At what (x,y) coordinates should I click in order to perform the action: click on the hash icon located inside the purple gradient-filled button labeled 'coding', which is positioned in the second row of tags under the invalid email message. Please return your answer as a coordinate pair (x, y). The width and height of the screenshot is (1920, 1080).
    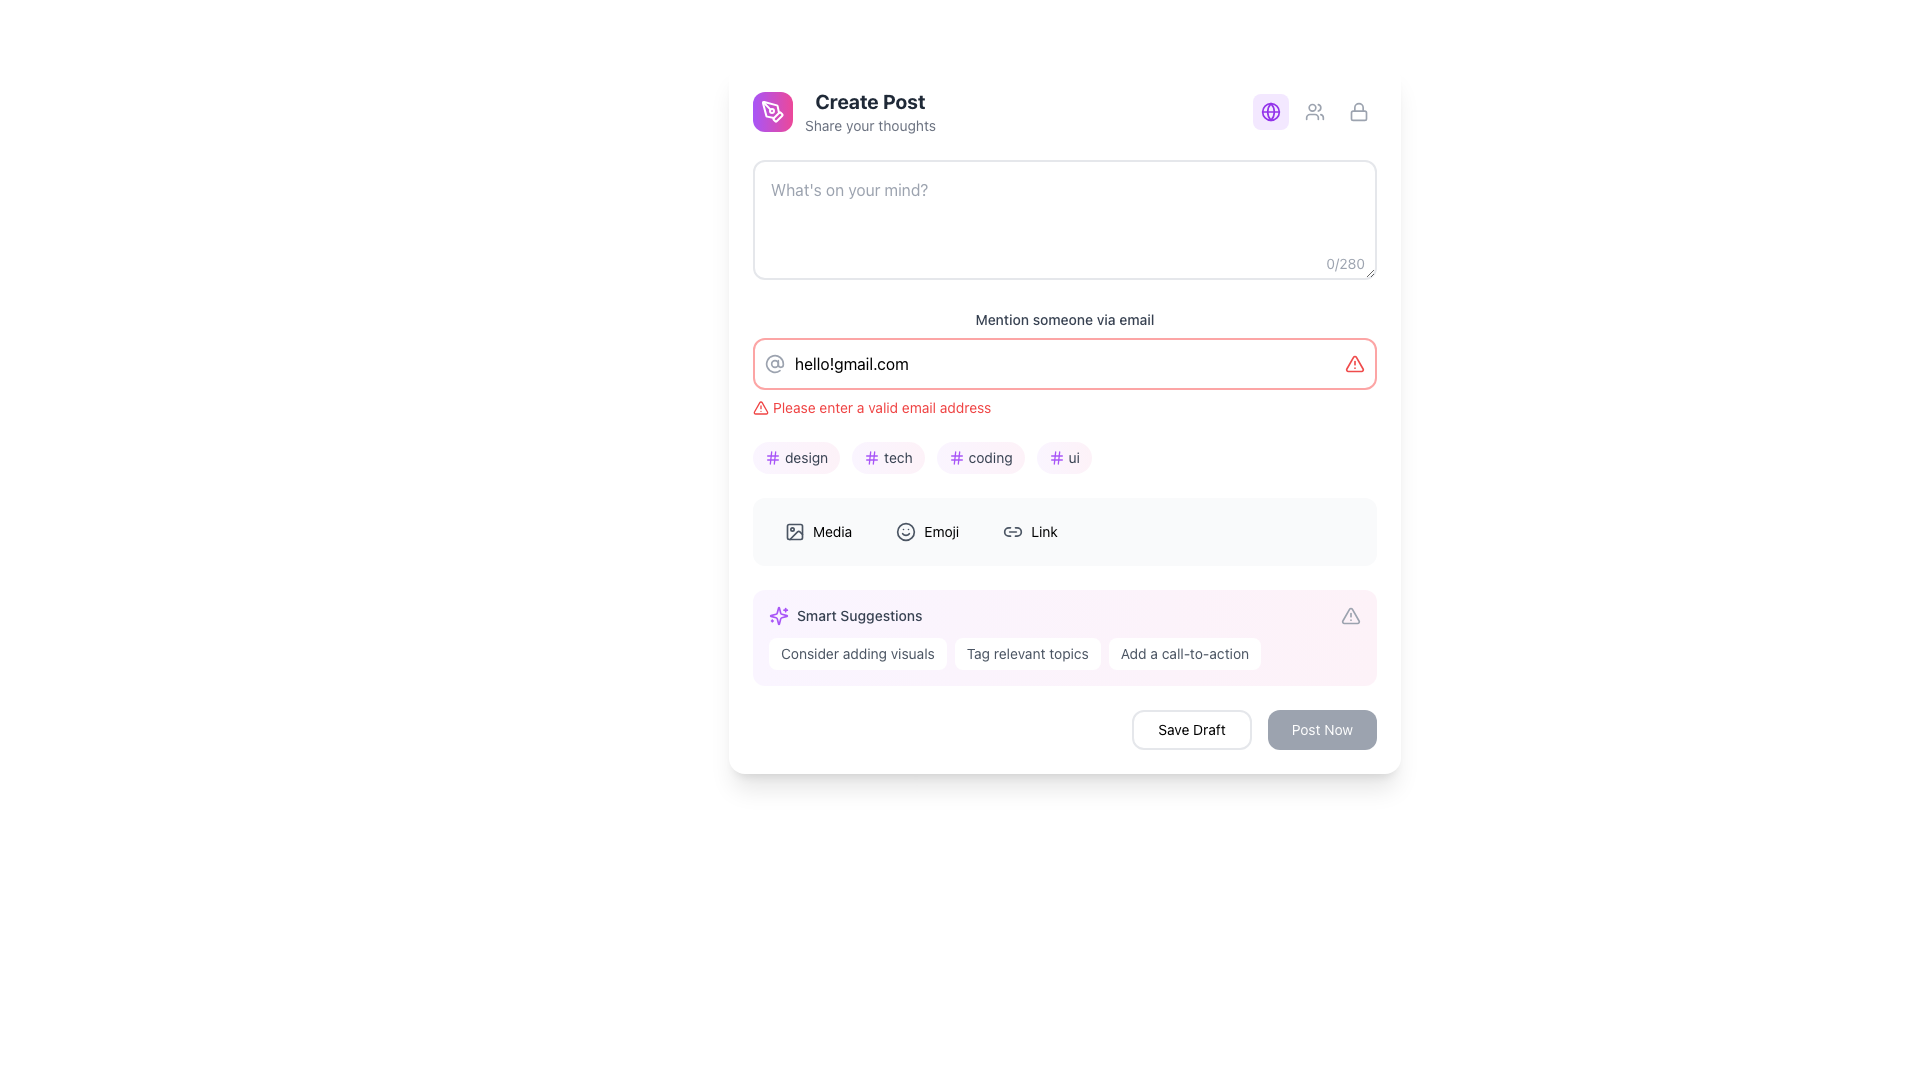
    Looking at the image, I should click on (955, 458).